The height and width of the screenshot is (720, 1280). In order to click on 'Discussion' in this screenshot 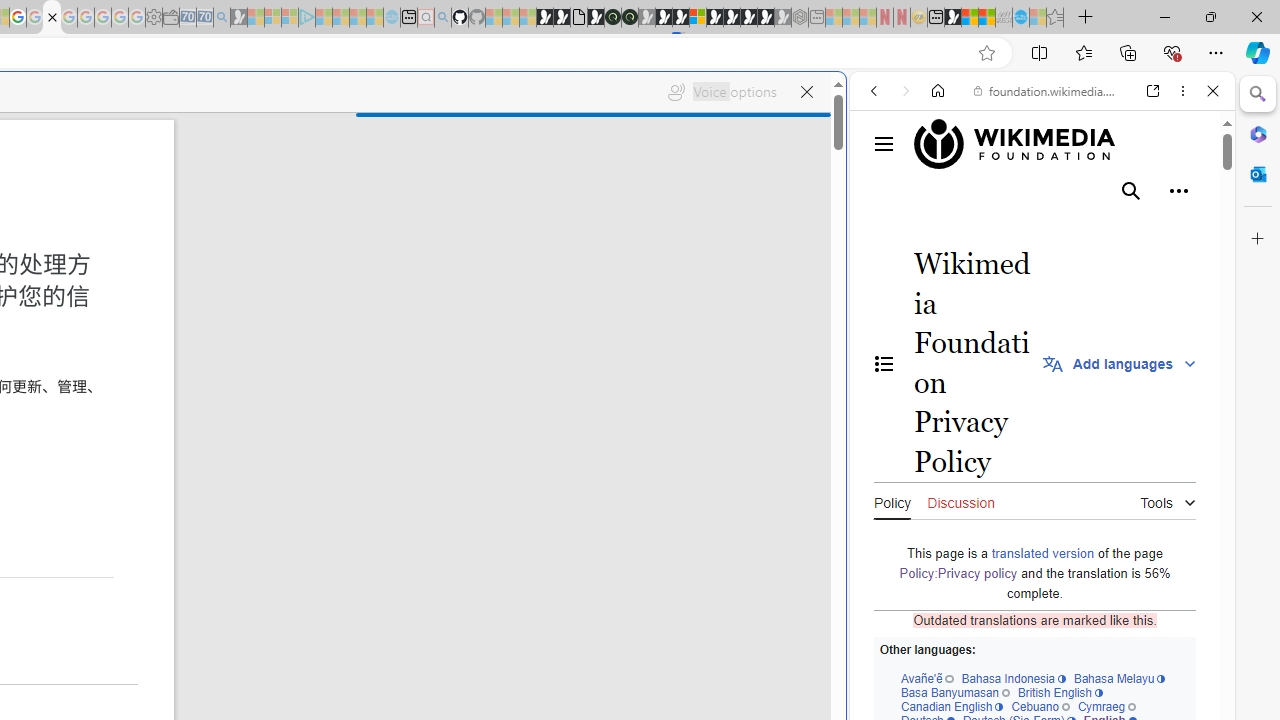, I will do `click(961, 499)`.